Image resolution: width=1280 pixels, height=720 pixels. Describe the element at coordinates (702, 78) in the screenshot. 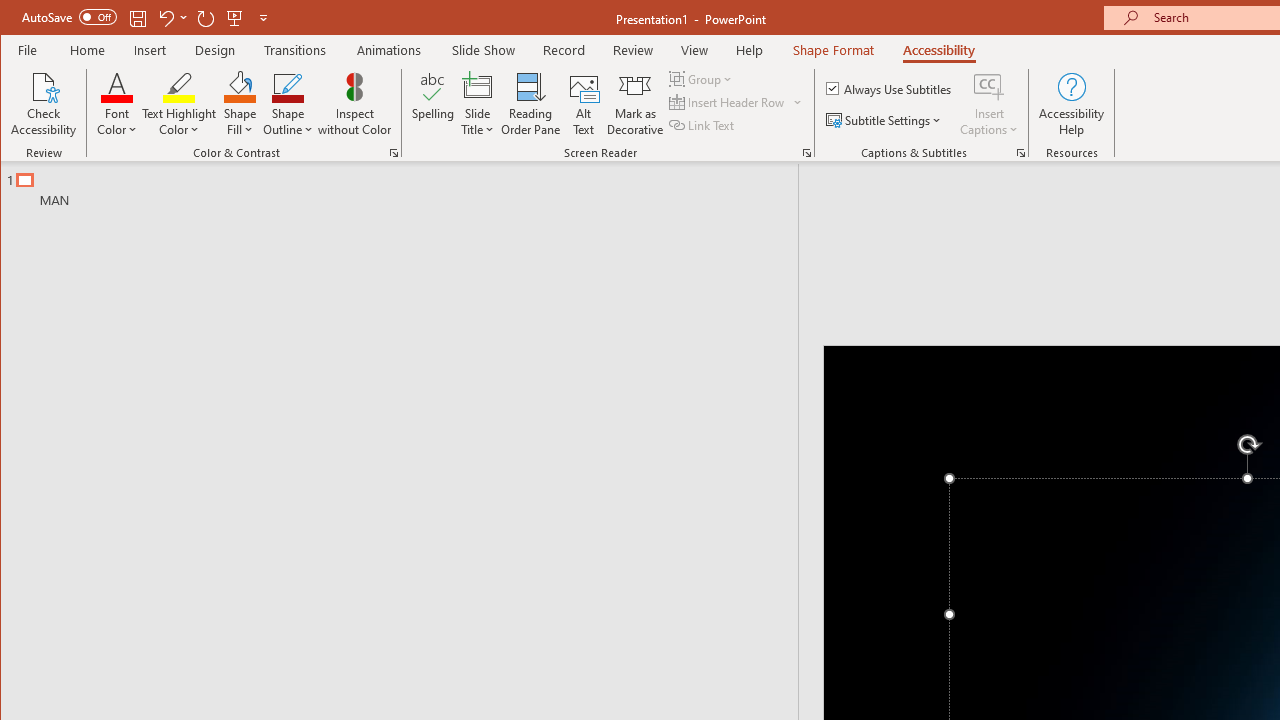

I see `'Group'` at that location.